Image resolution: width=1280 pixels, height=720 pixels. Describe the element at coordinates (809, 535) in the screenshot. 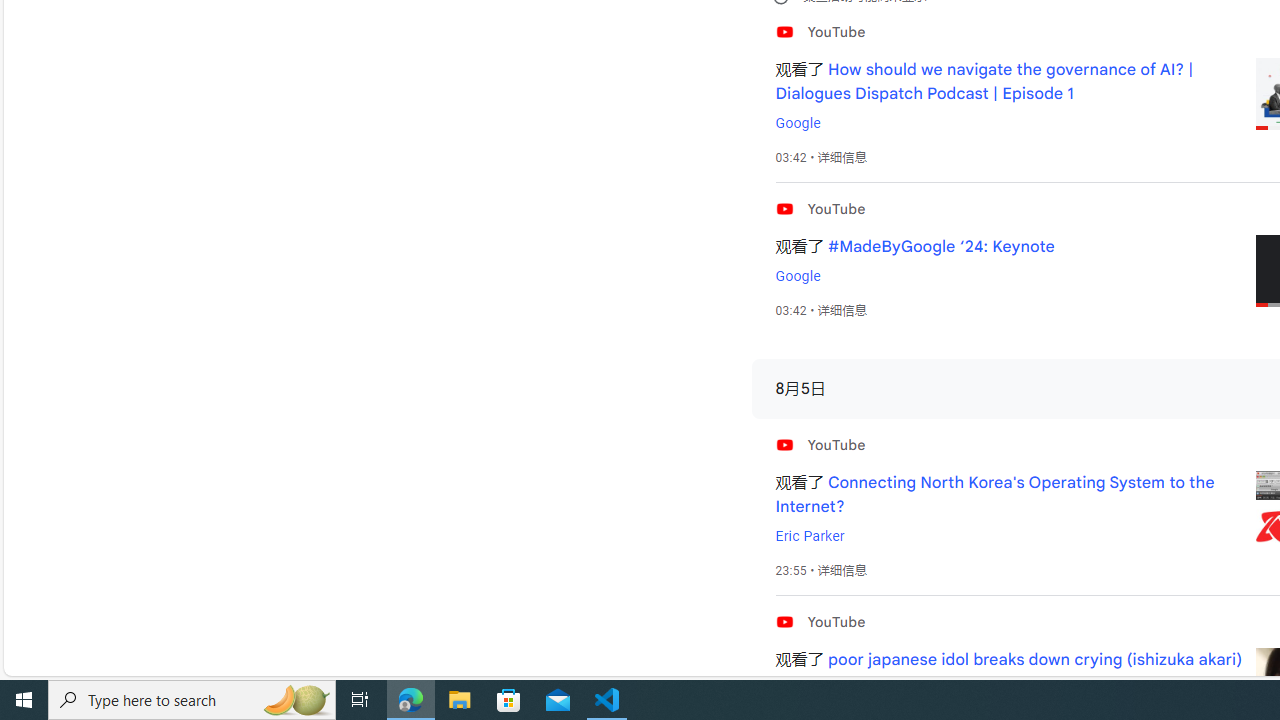

I see `'Eric Parker'` at that location.